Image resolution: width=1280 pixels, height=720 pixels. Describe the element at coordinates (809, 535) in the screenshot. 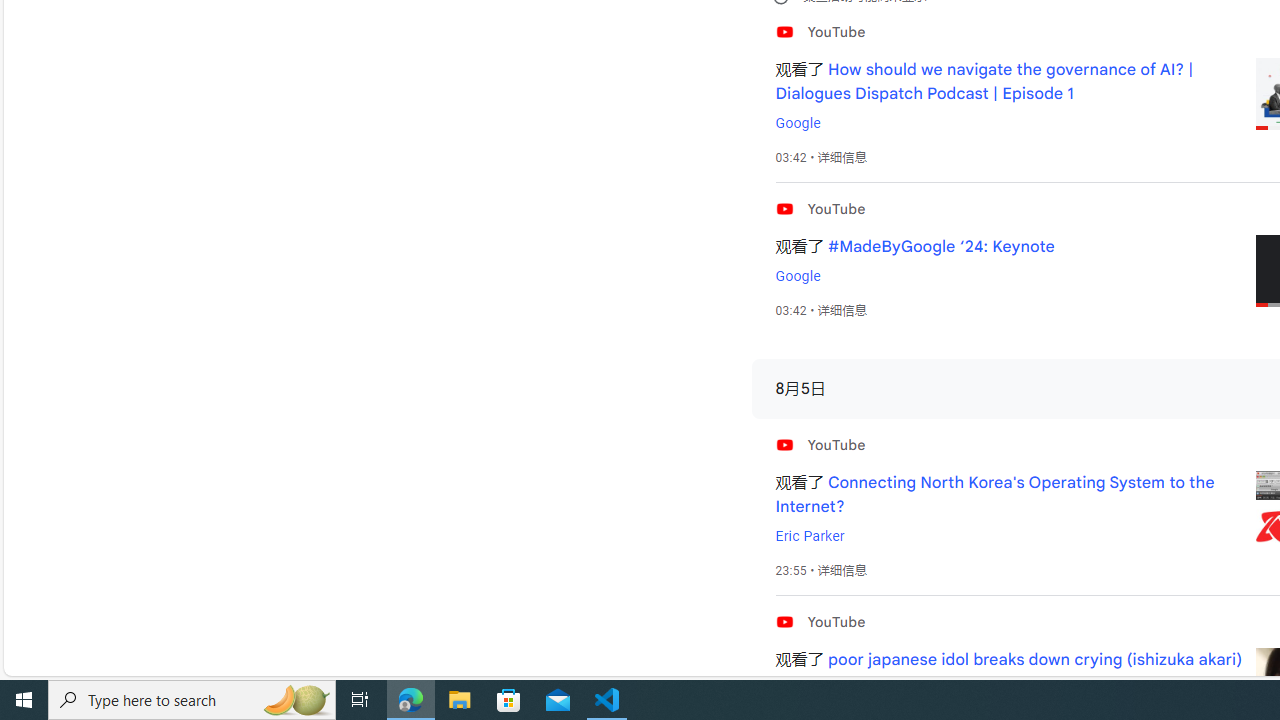

I see `'Eric Parker'` at that location.